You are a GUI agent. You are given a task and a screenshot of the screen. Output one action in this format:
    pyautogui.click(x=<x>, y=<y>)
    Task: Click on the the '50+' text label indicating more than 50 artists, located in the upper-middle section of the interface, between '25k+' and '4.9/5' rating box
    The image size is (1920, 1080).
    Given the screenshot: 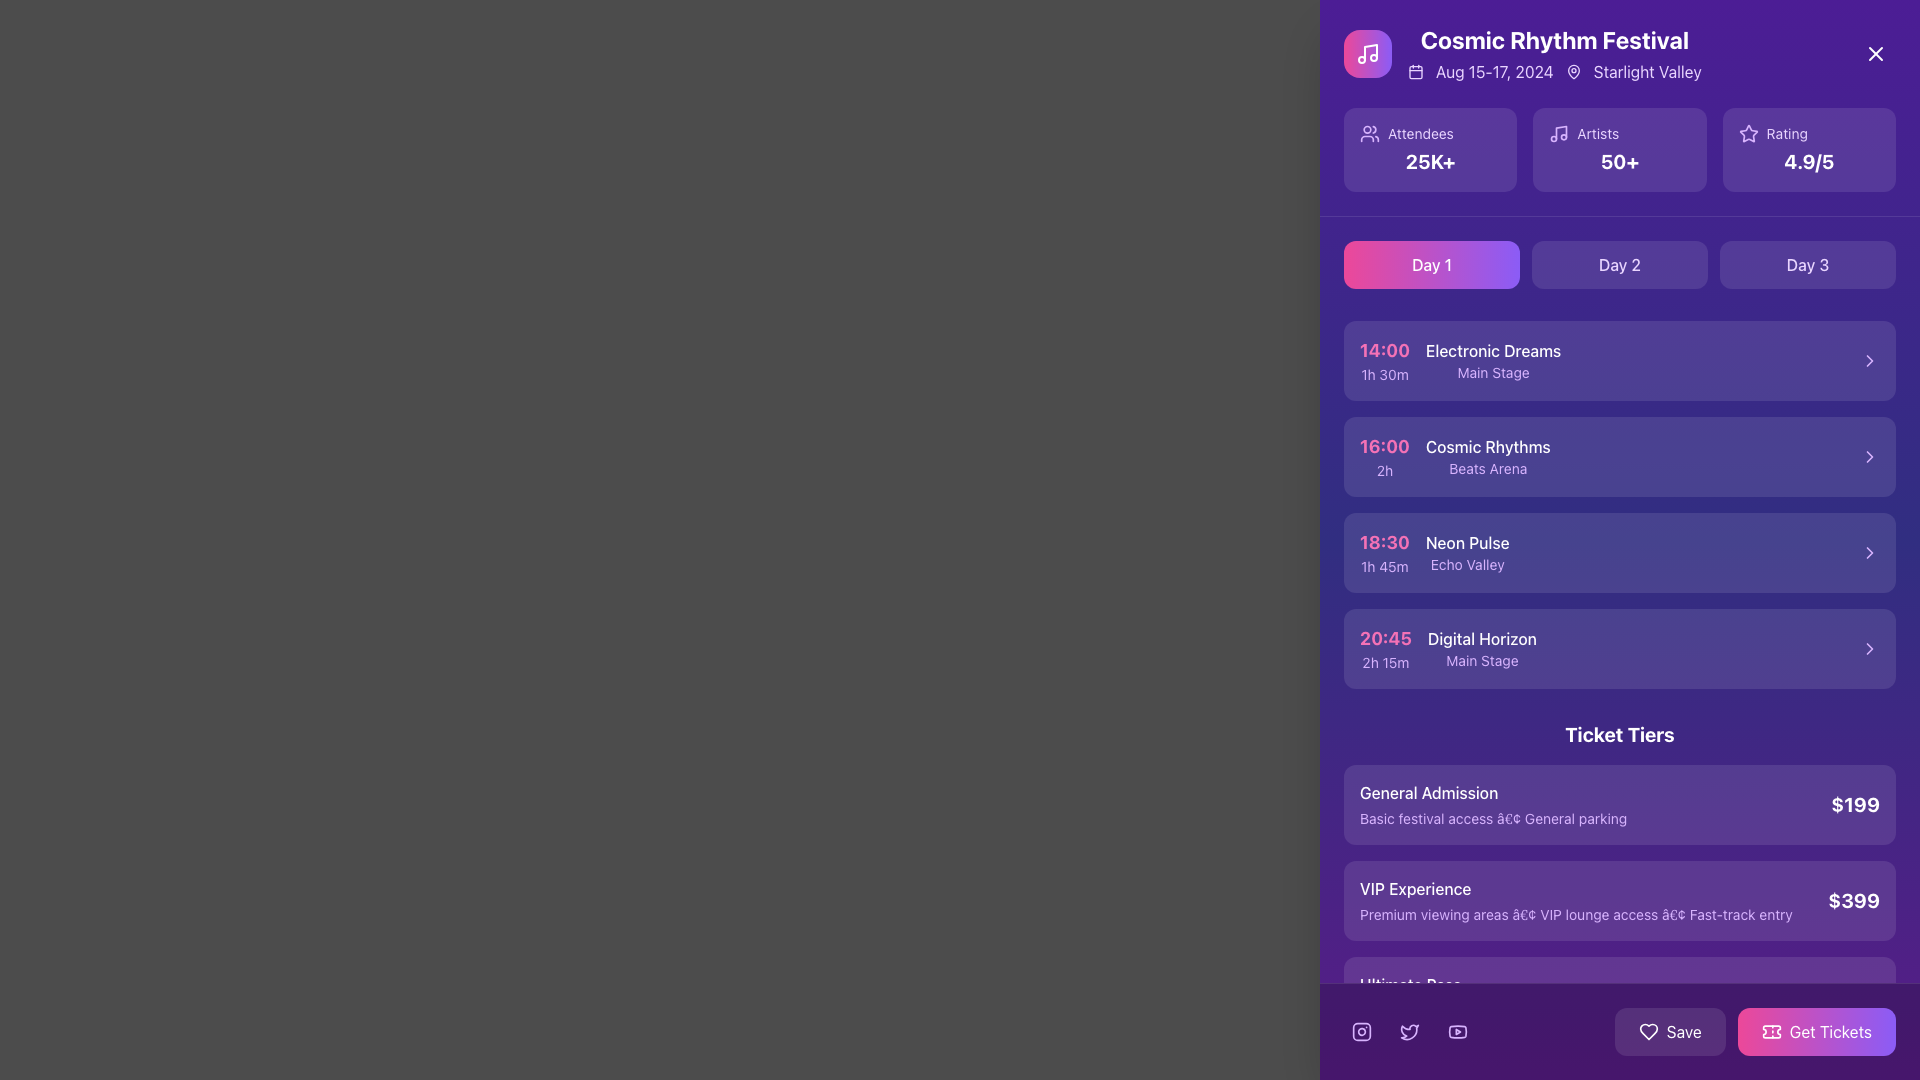 What is the action you would take?
    pyautogui.click(x=1619, y=161)
    